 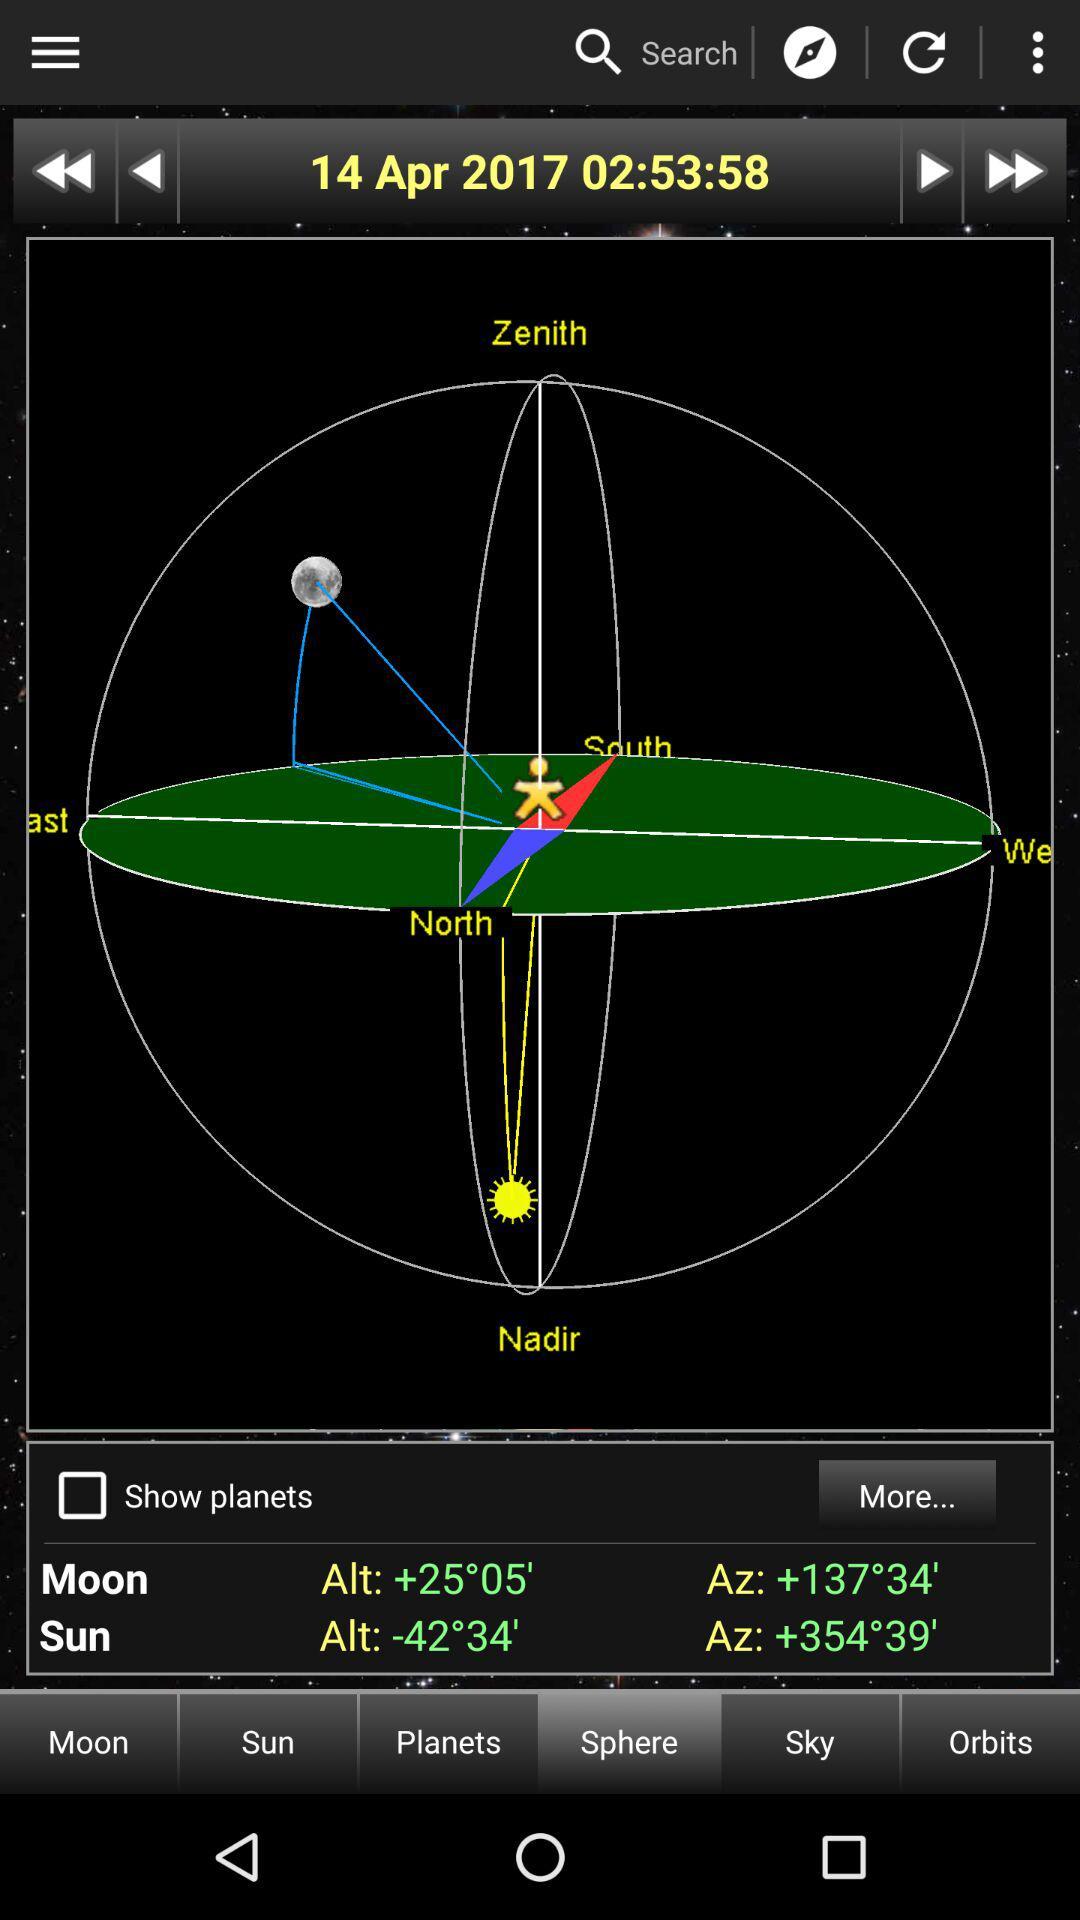 I want to click on the av_forward icon, so click(x=1015, y=171).